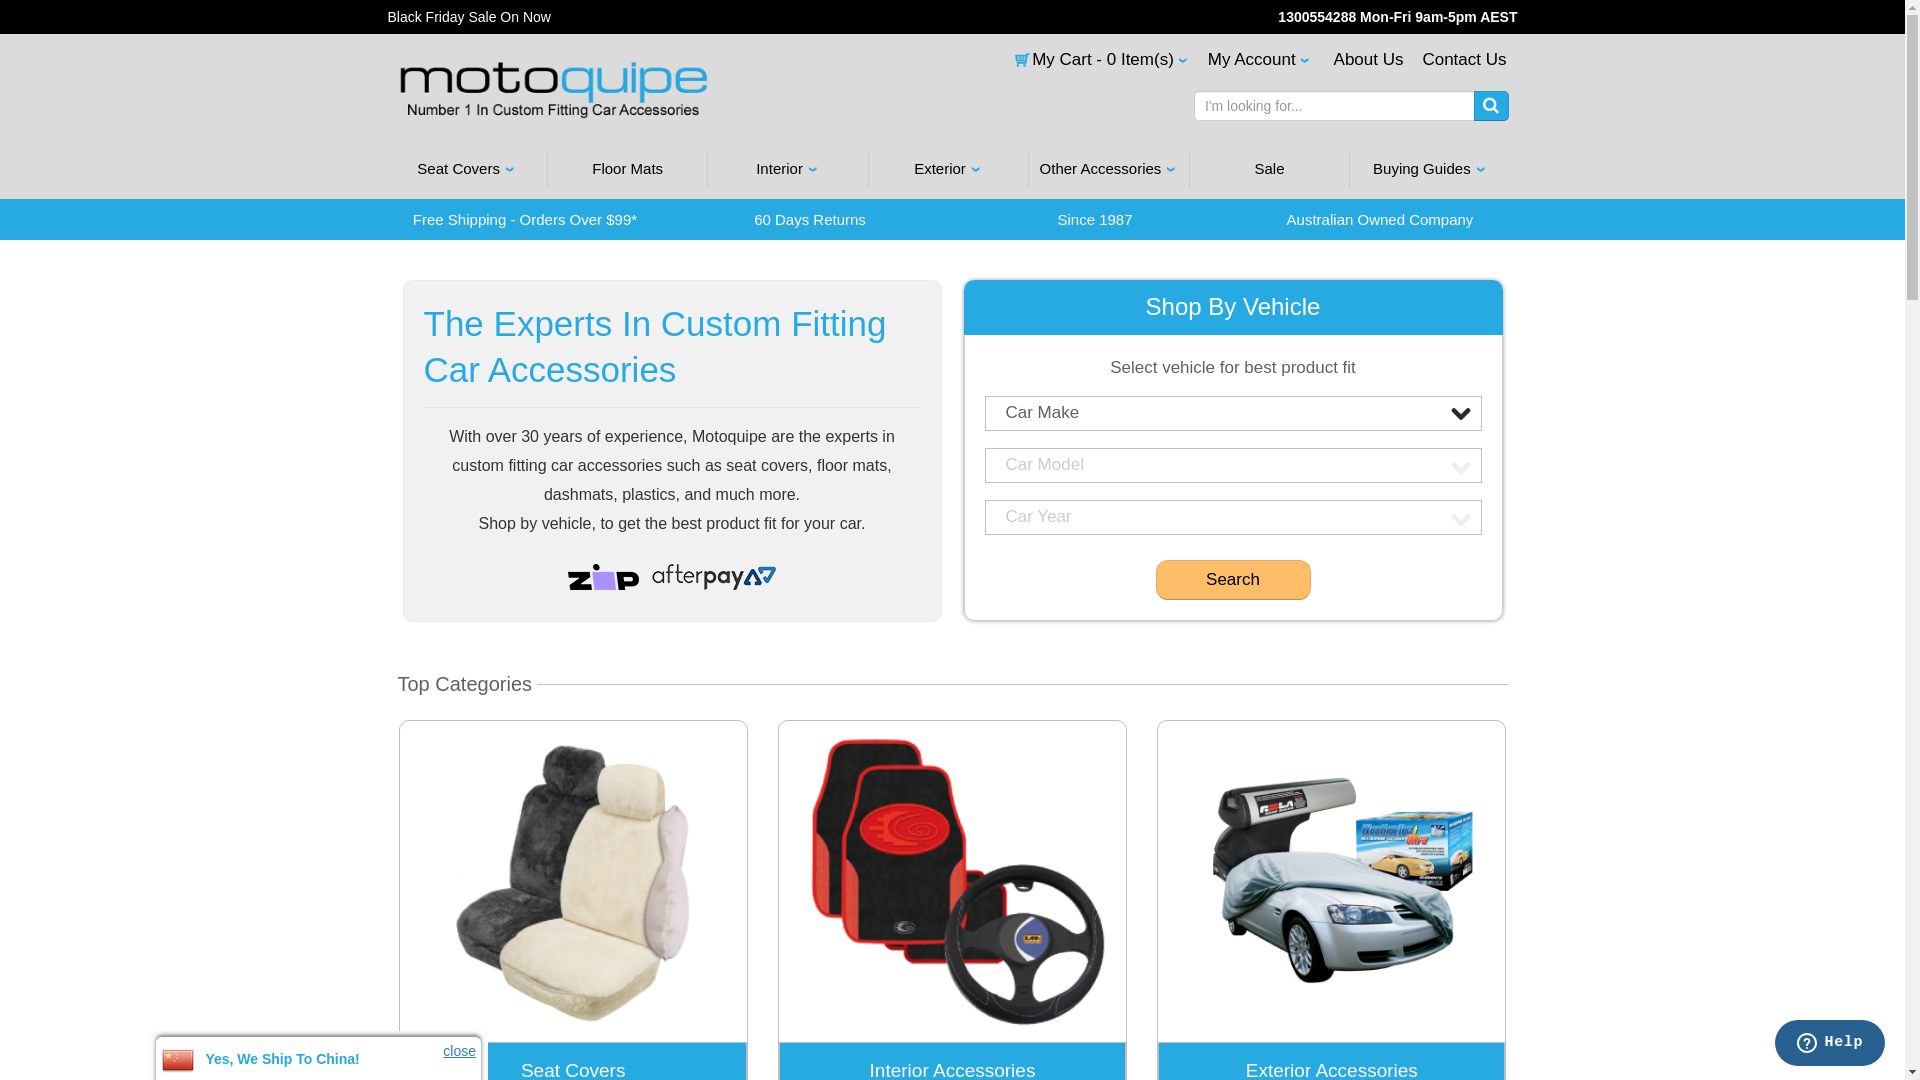 The width and height of the screenshot is (1920, 1080). What do you see at coordinates (1257, 59) in the screenshot?
I see `'My Account'` at bounding box center [1257, 59].